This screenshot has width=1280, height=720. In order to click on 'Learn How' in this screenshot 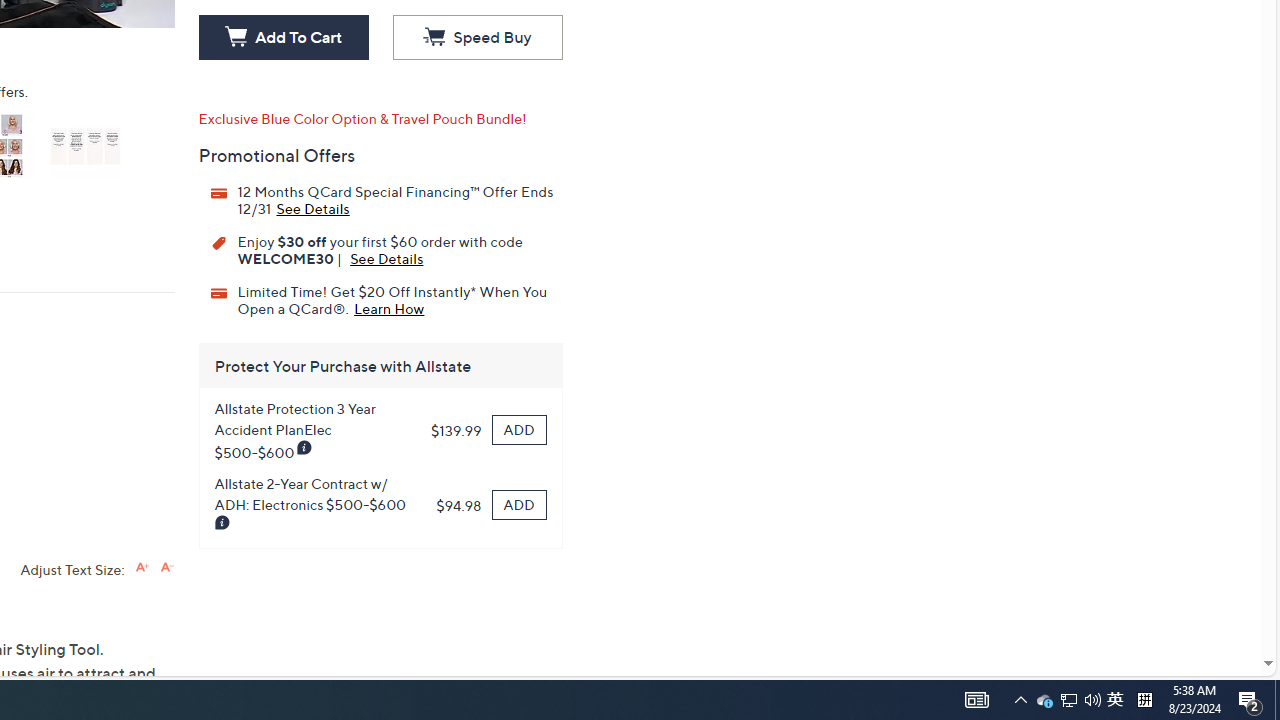, I will do `click(389, 307)`.